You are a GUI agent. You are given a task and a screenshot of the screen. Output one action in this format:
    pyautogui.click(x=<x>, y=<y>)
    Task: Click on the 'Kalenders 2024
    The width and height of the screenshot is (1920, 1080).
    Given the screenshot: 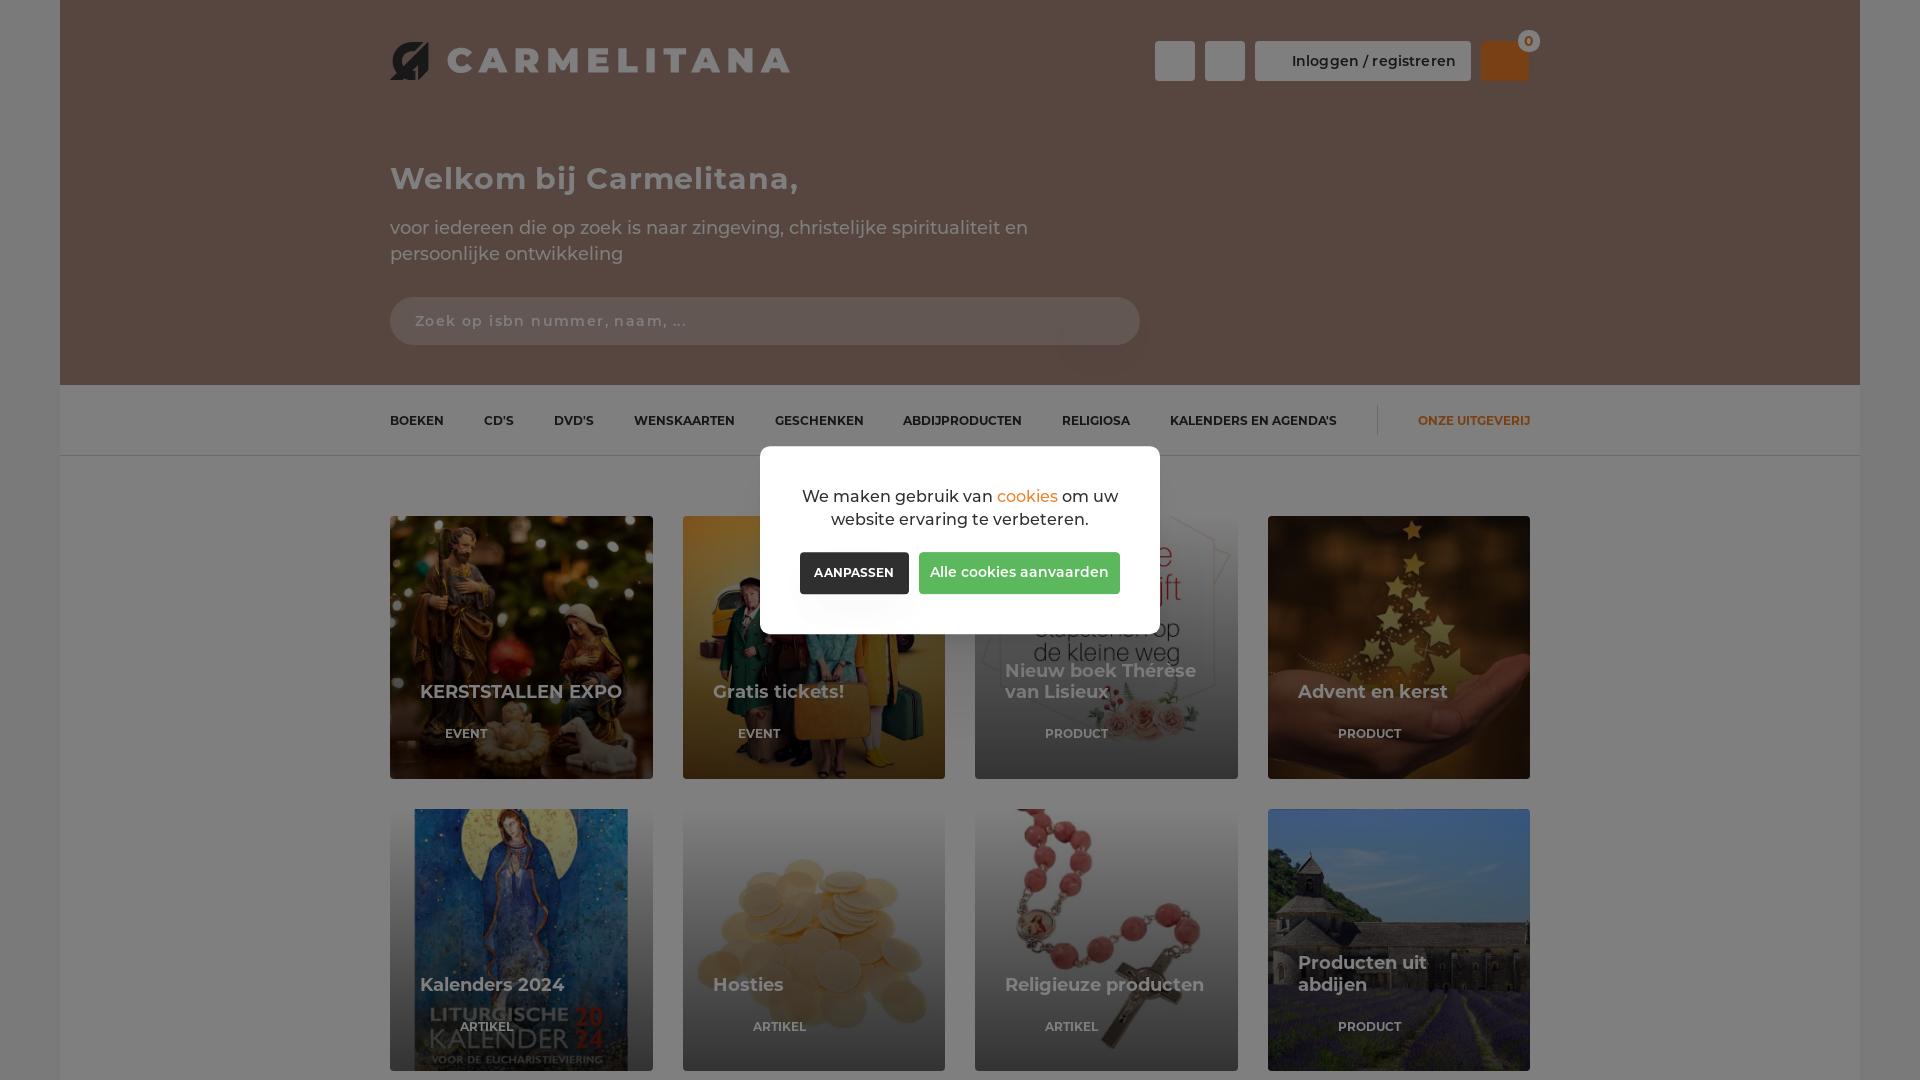 What is the action you would take?
    pyautogui.click(x=521, y=940)
    